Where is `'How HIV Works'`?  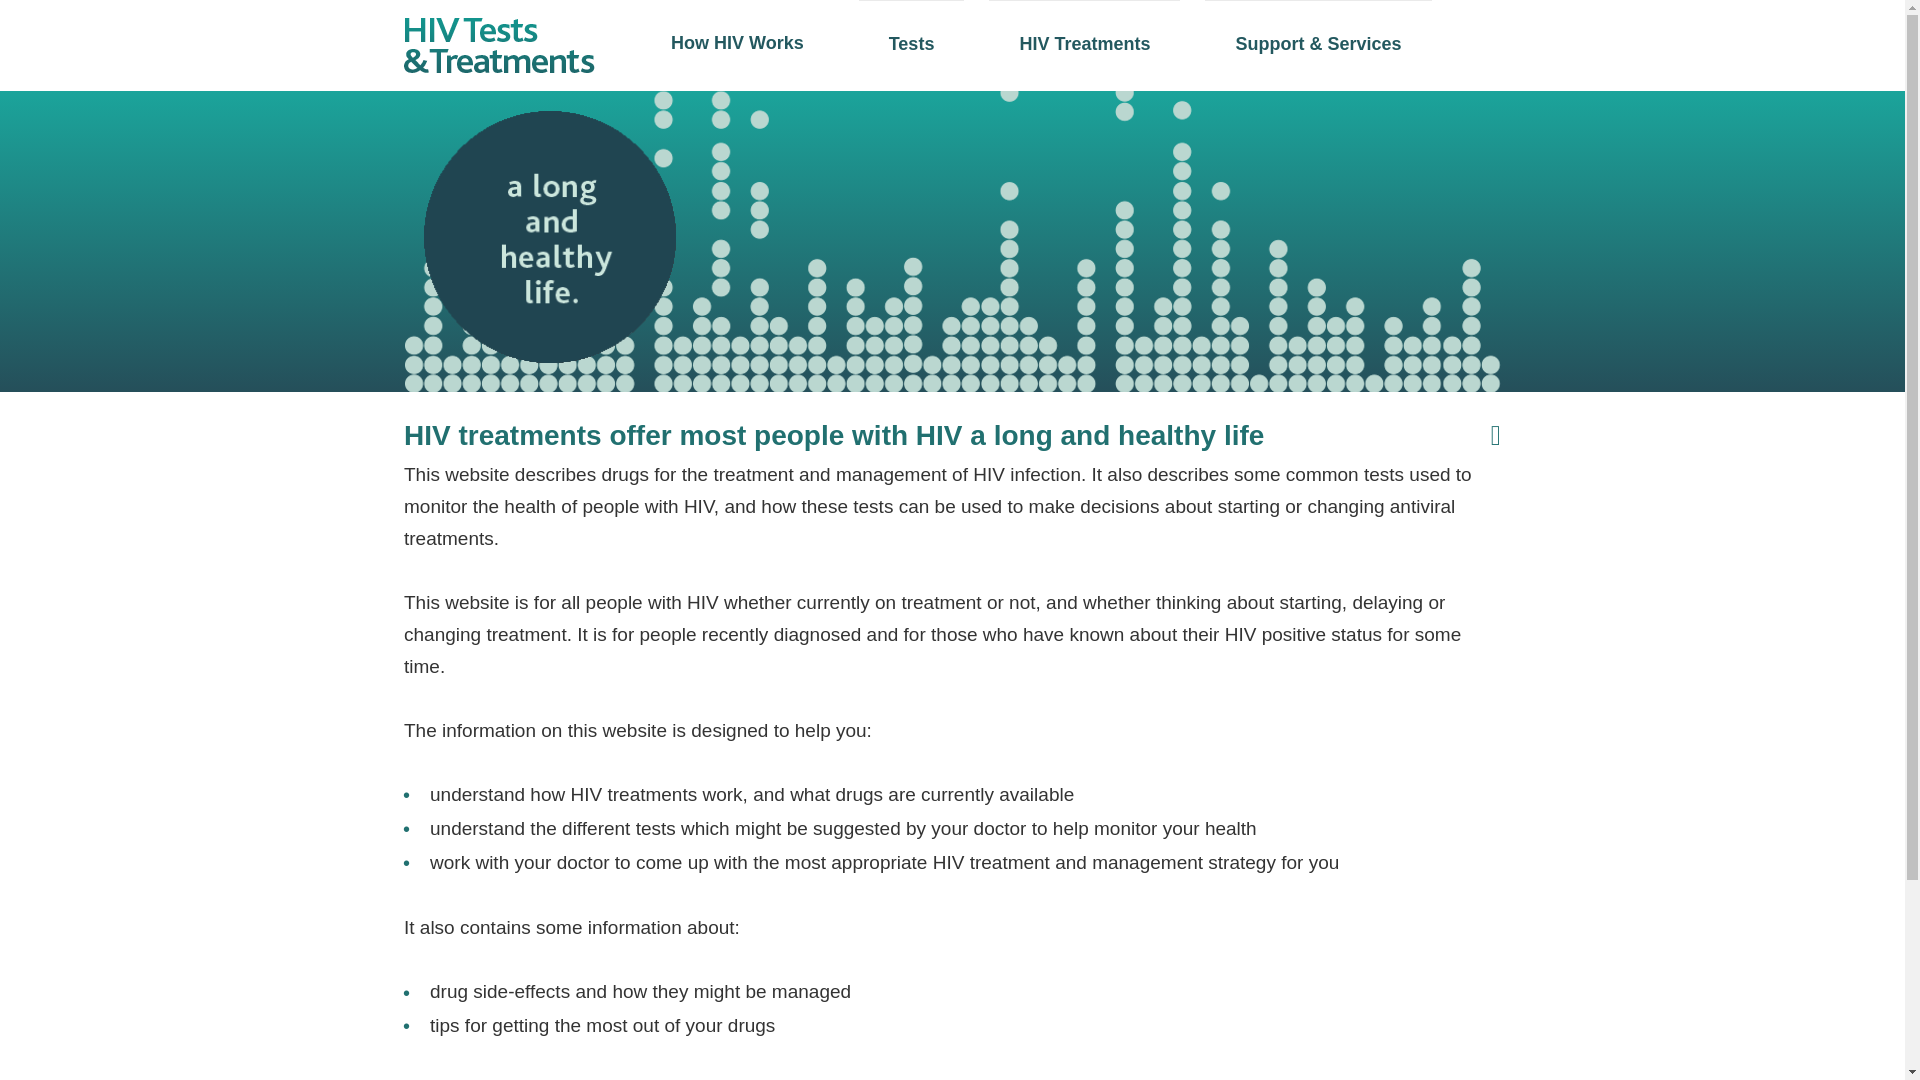
'How HIV Works' is located at coordinates (736, 42).